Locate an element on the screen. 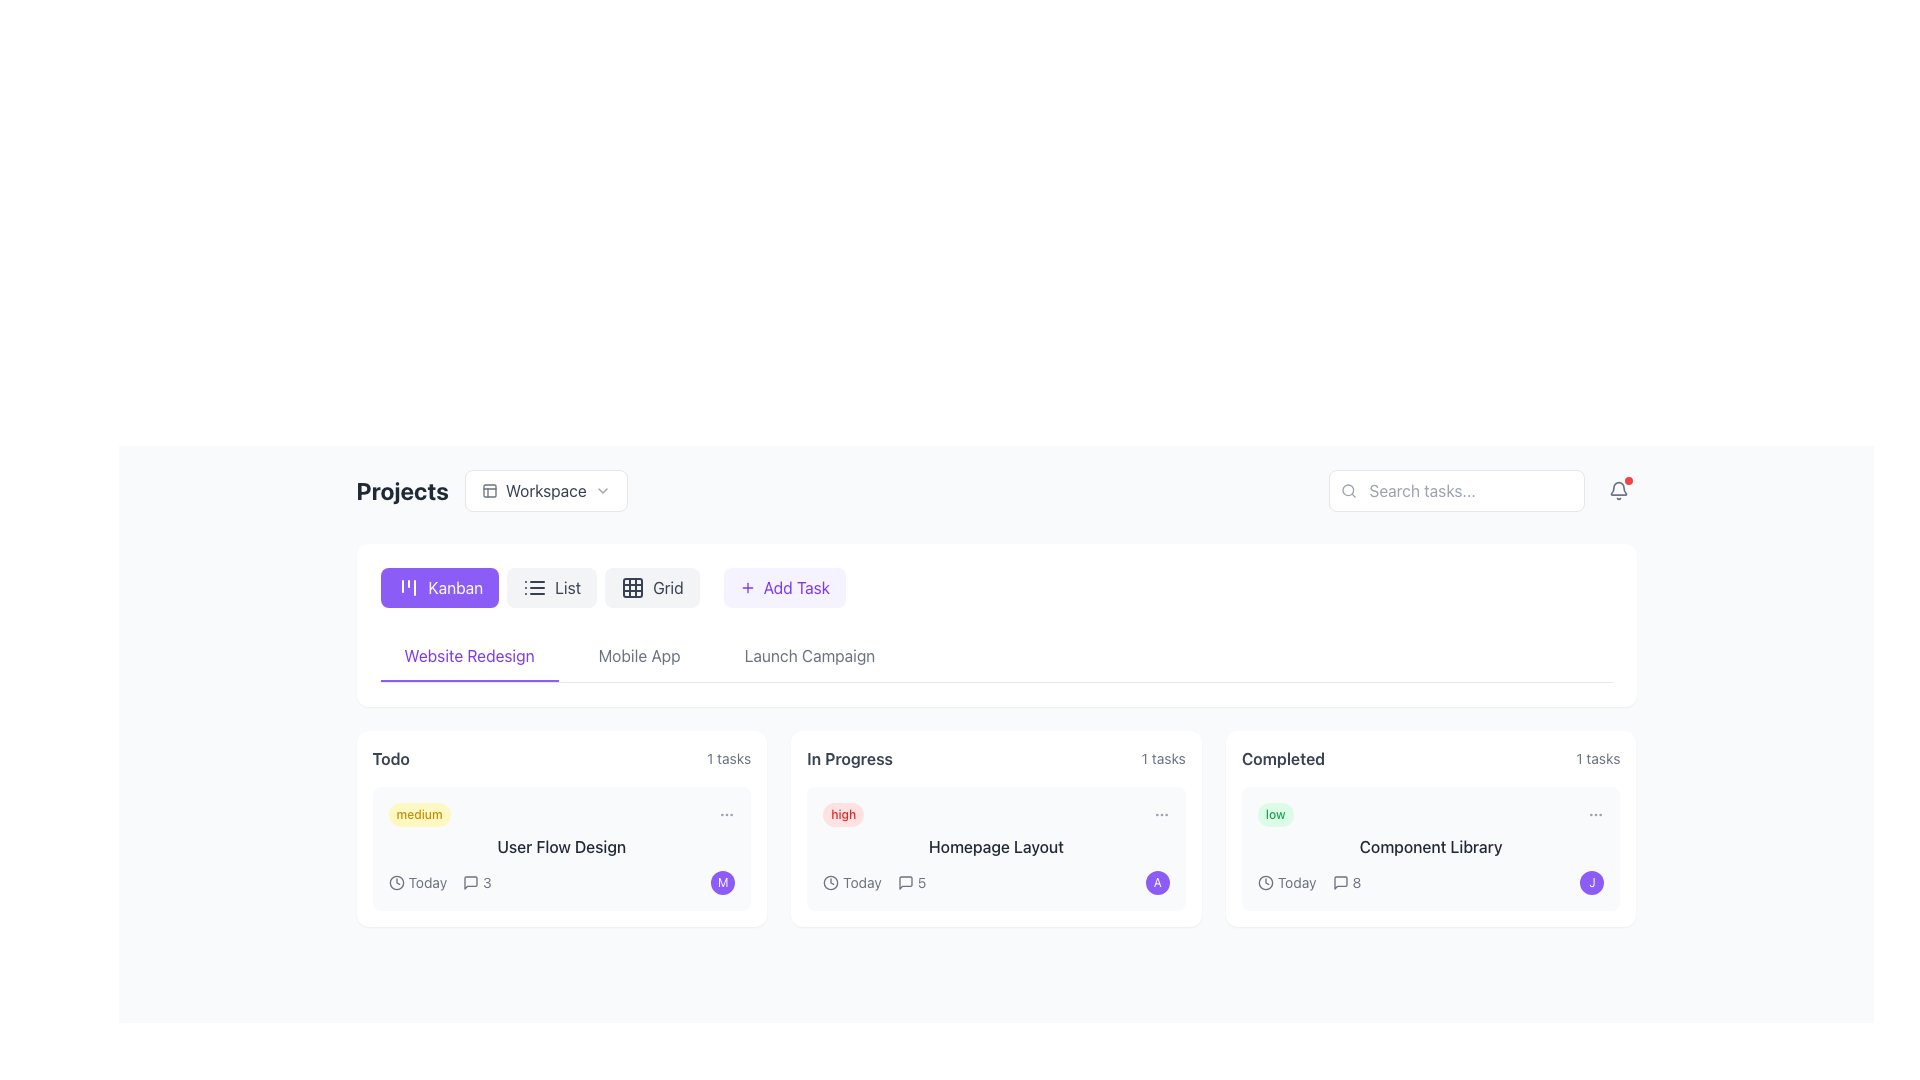 The image size is (1920, 1080). the displayed information on the 'Today' deadline and the count of '3' comments/messages in the composite layout element located within the 'Todo' card is located at coordinates (439, 882).